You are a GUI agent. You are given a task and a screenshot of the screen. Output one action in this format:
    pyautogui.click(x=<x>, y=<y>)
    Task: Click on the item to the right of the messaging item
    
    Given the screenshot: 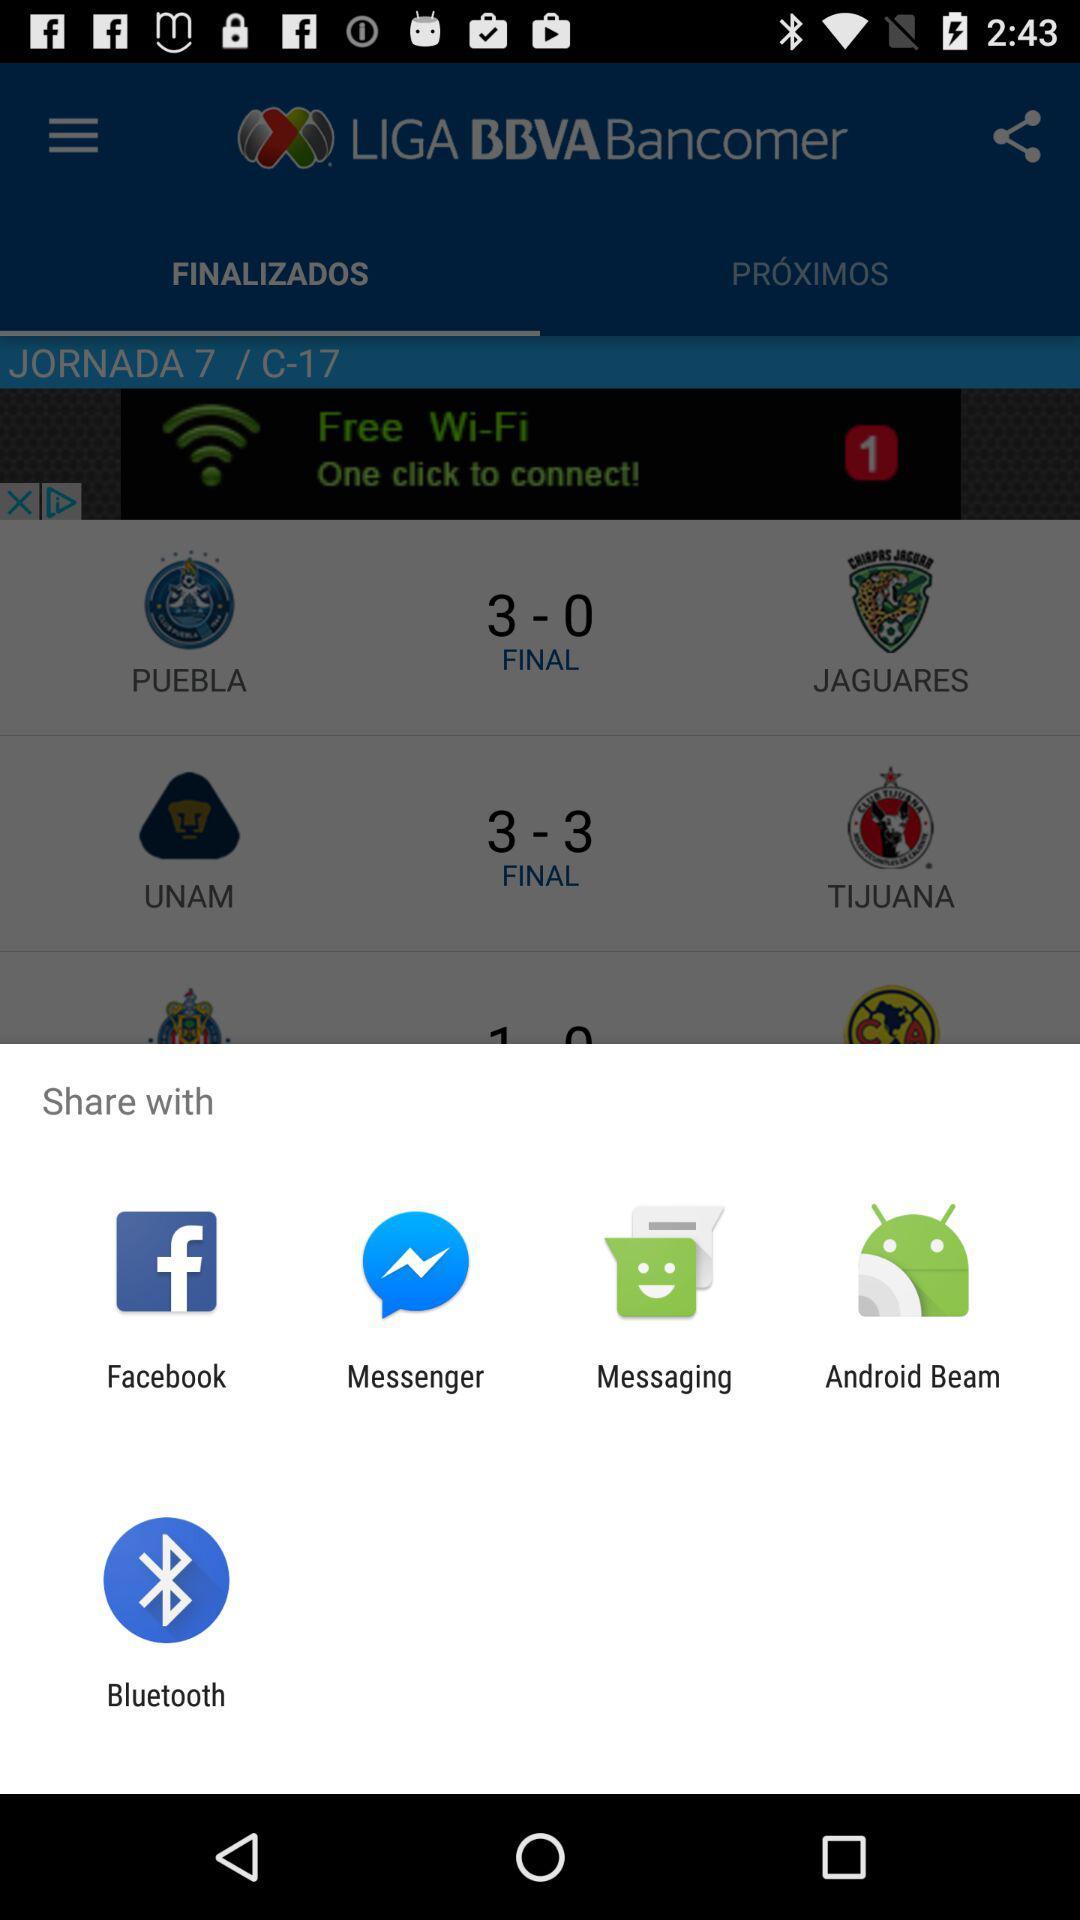 What is the action you would take?
    pyautogui.click(x=913, y=1392)
    